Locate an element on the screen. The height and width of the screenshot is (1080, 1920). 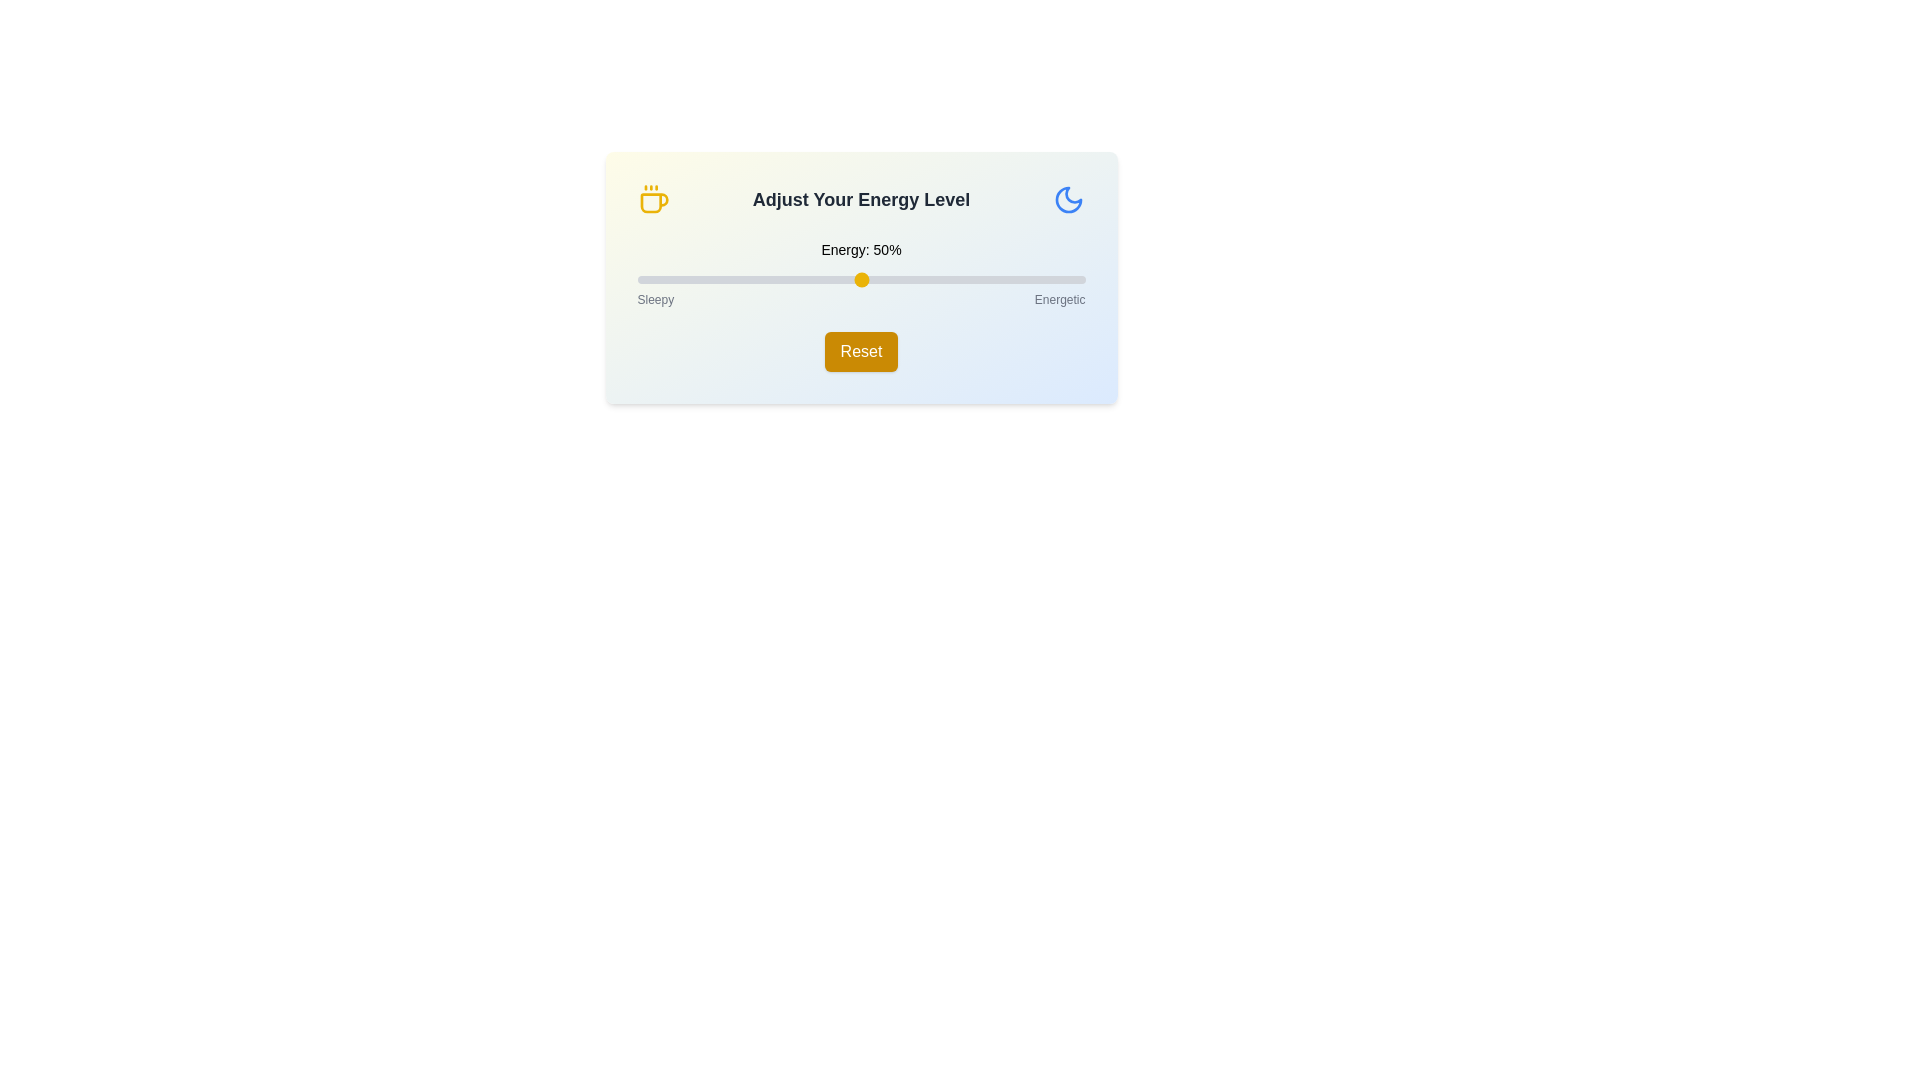
the energy level slider to 71% is located at coordinates (954, 280).